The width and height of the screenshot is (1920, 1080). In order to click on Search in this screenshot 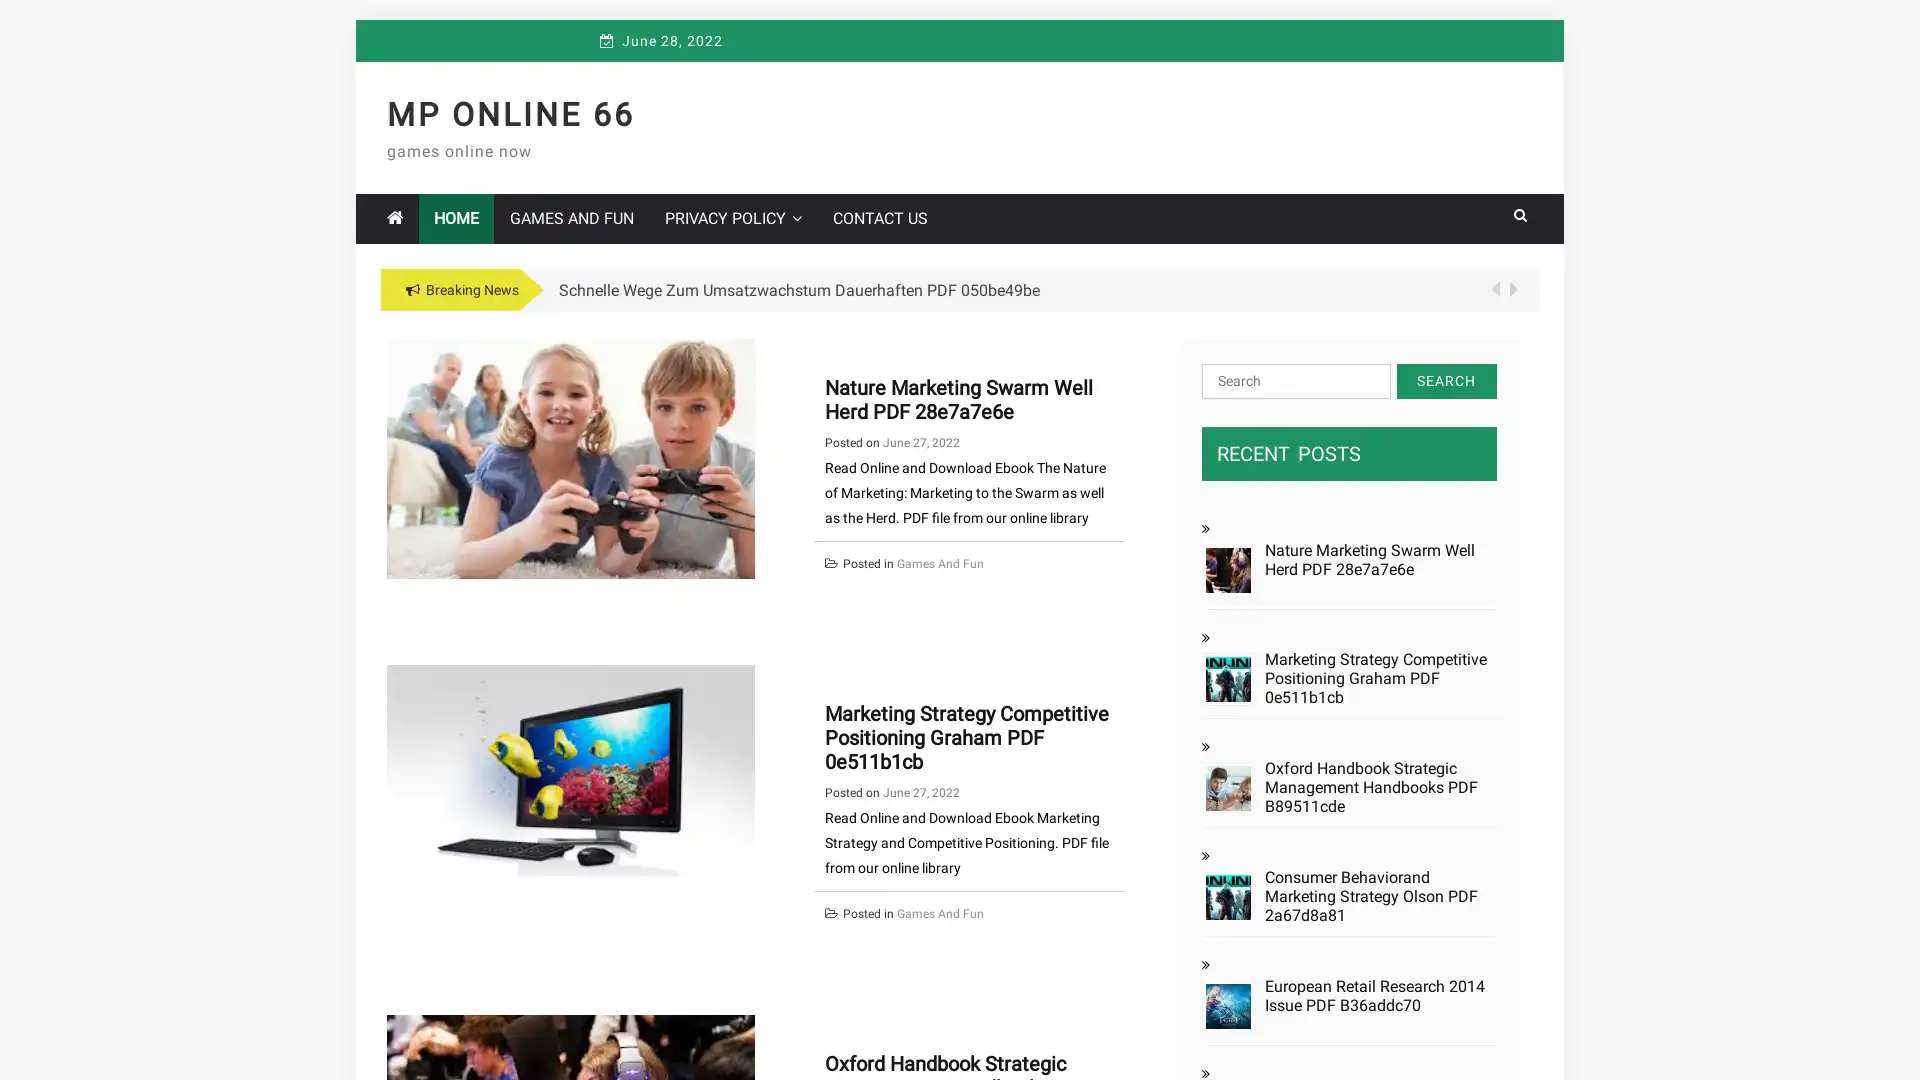, I will do `click(1445, 380)`.